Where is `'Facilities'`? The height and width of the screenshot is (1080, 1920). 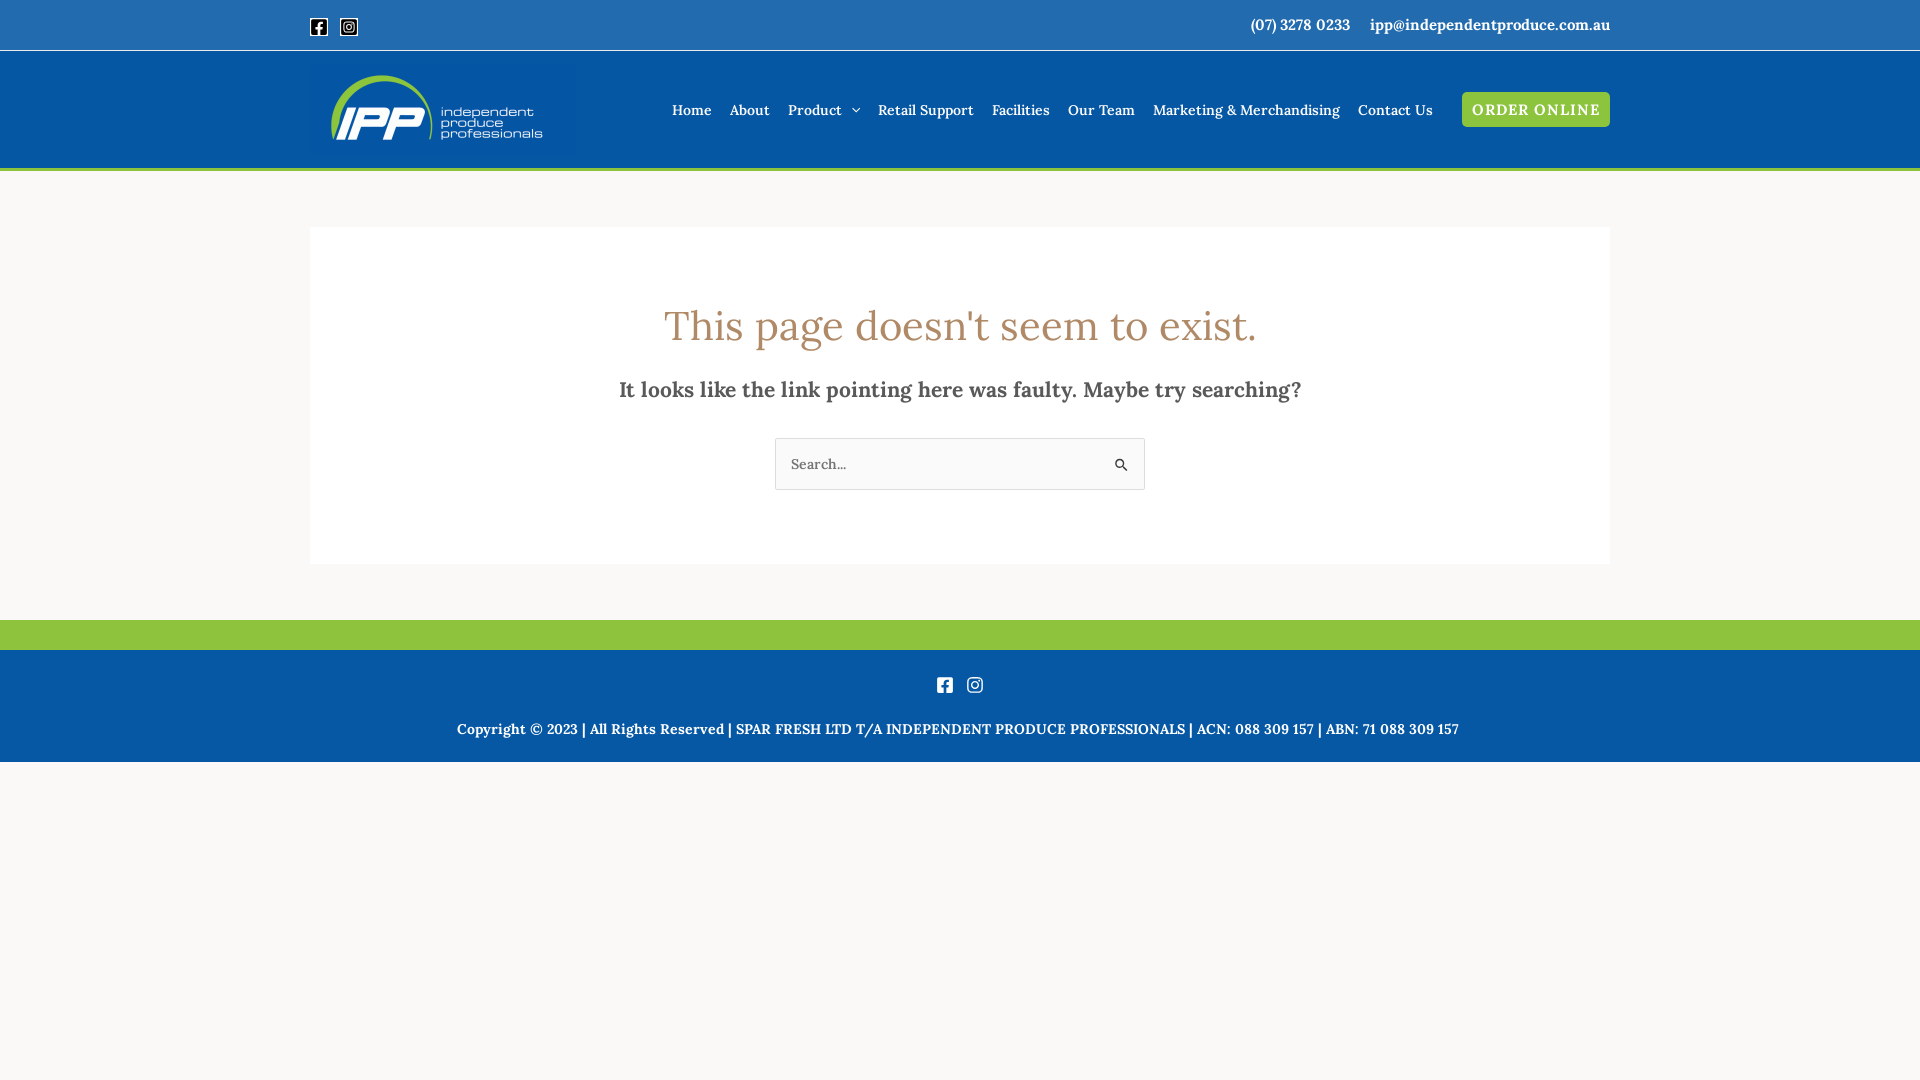
'Facilities' is located at coordinates (1021, 110).